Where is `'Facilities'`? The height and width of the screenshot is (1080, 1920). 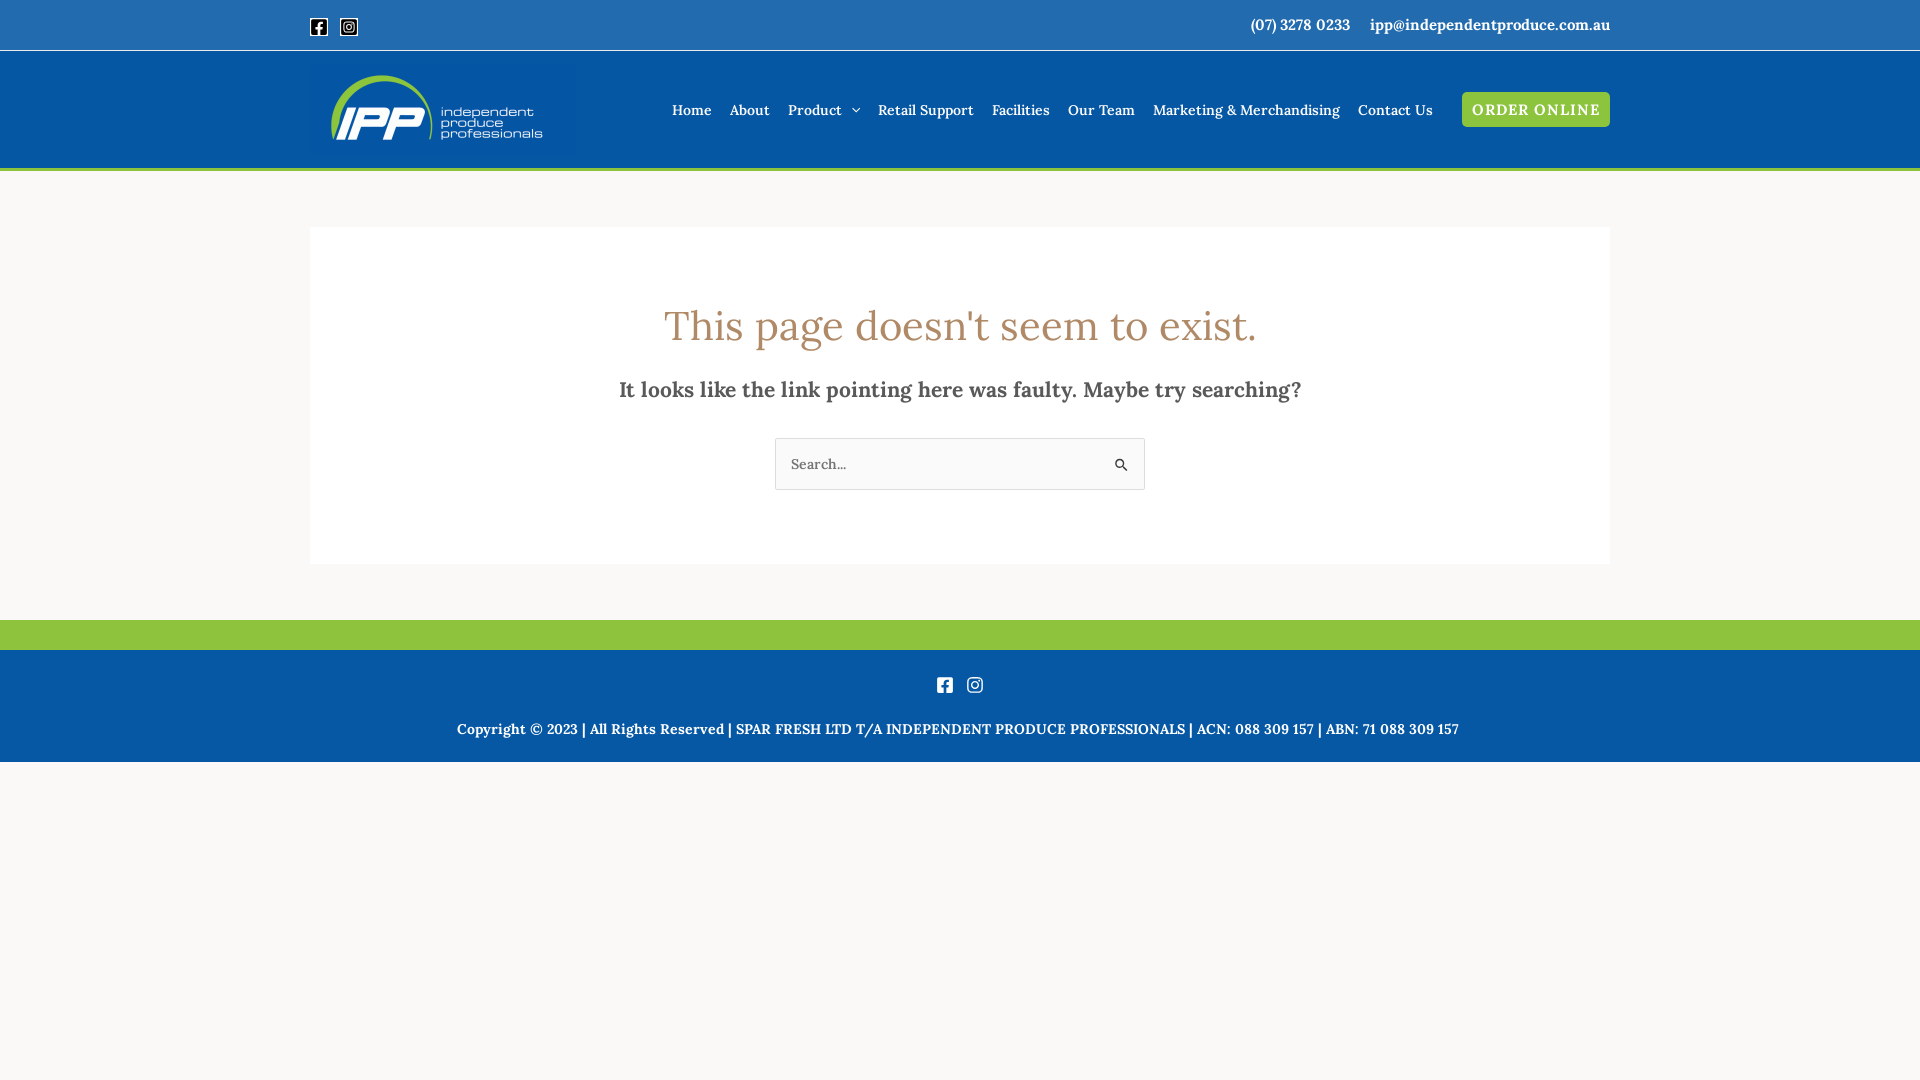
'Facilities' is located at coordinates (1021, 110).